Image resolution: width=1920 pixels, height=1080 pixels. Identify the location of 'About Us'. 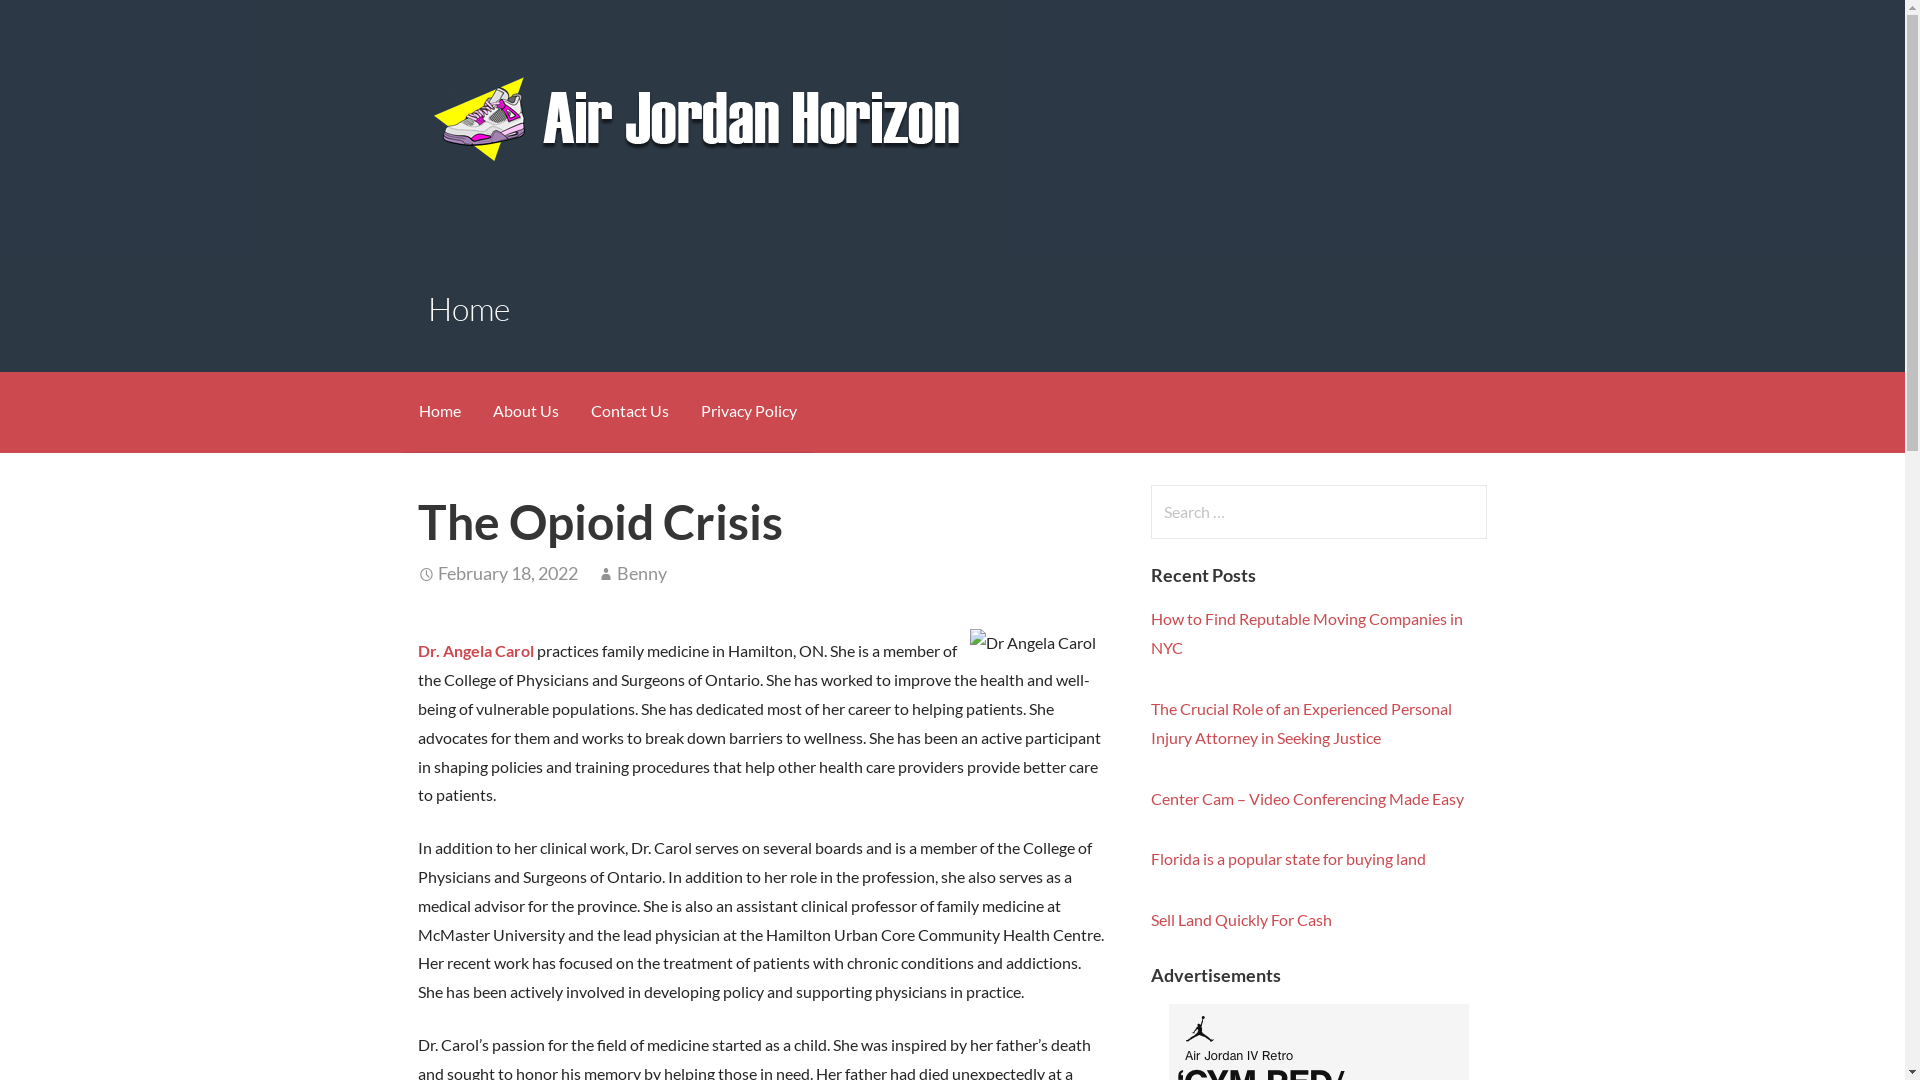
(524, 411).